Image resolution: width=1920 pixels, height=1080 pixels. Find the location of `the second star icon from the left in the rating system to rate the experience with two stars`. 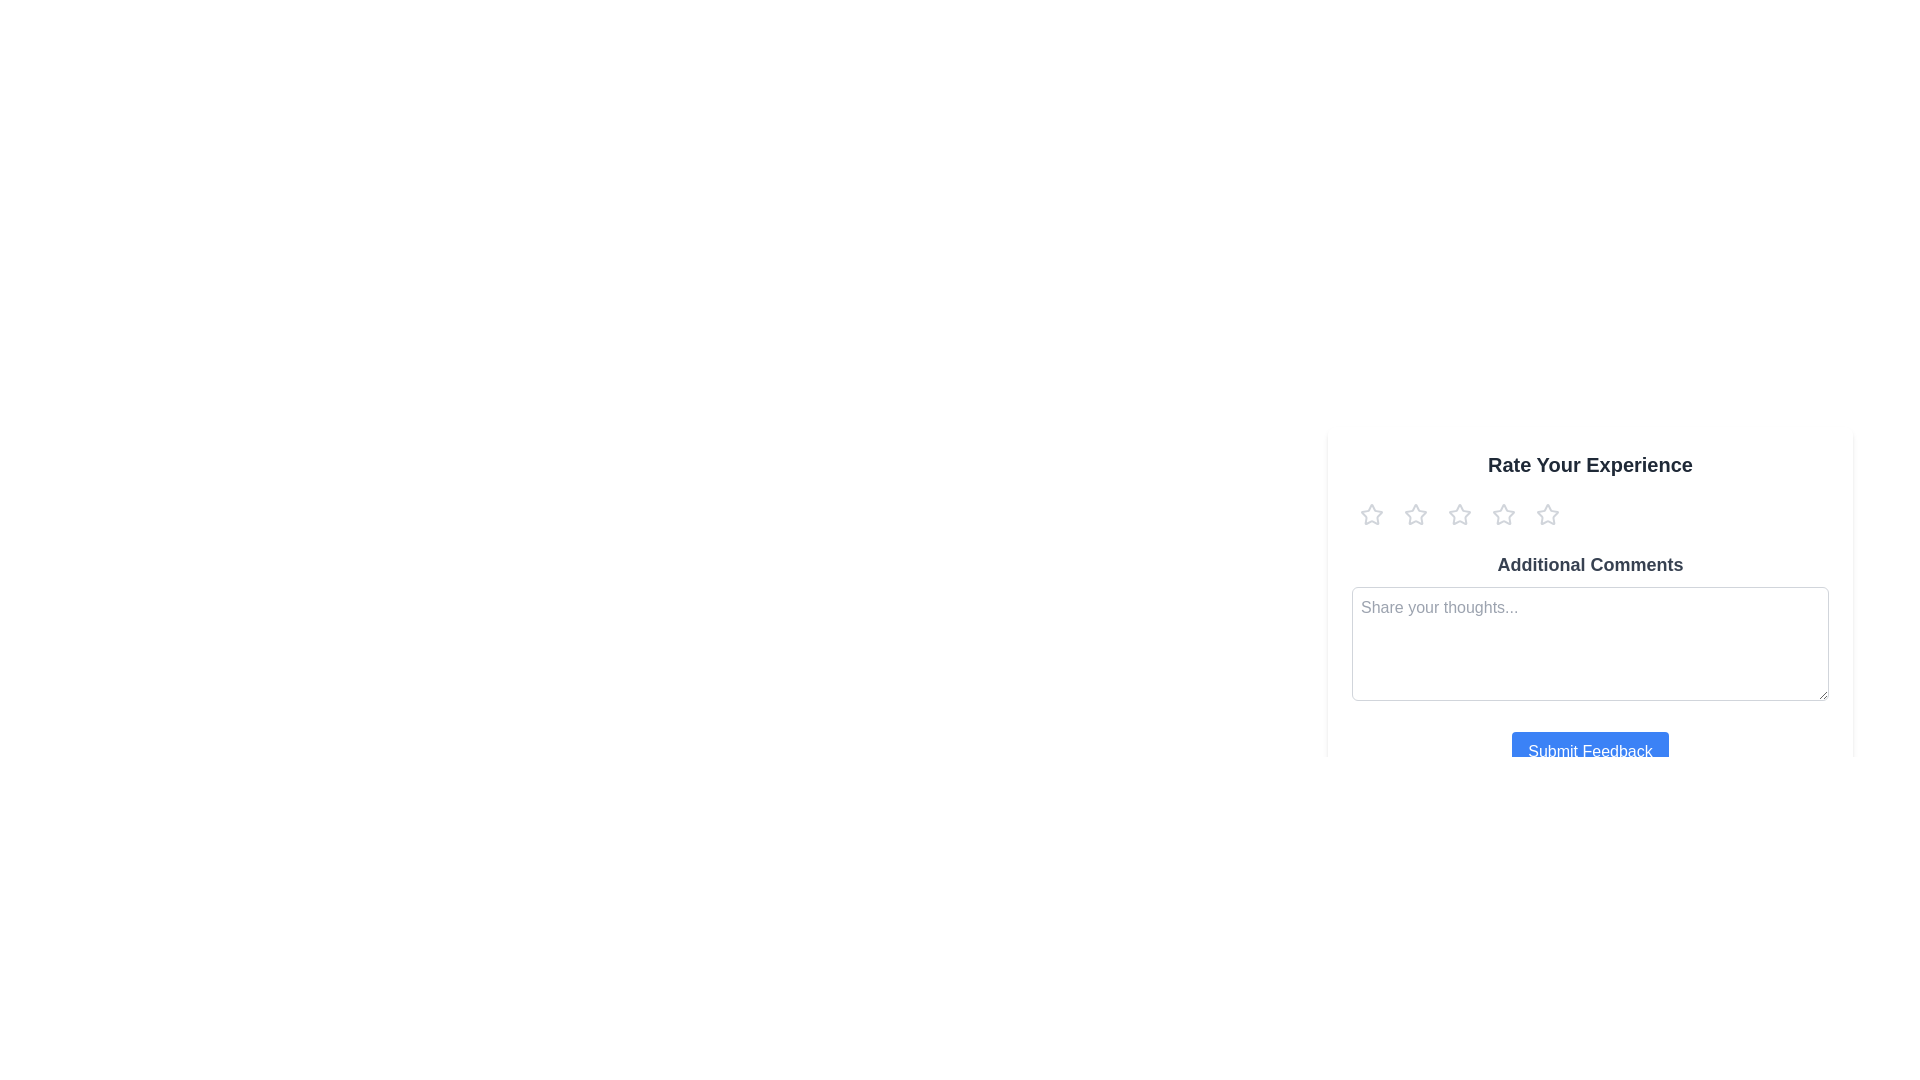

the second star icon from the left in the rating system to rate the experience with two stars is located at coordinates (1415, 514).